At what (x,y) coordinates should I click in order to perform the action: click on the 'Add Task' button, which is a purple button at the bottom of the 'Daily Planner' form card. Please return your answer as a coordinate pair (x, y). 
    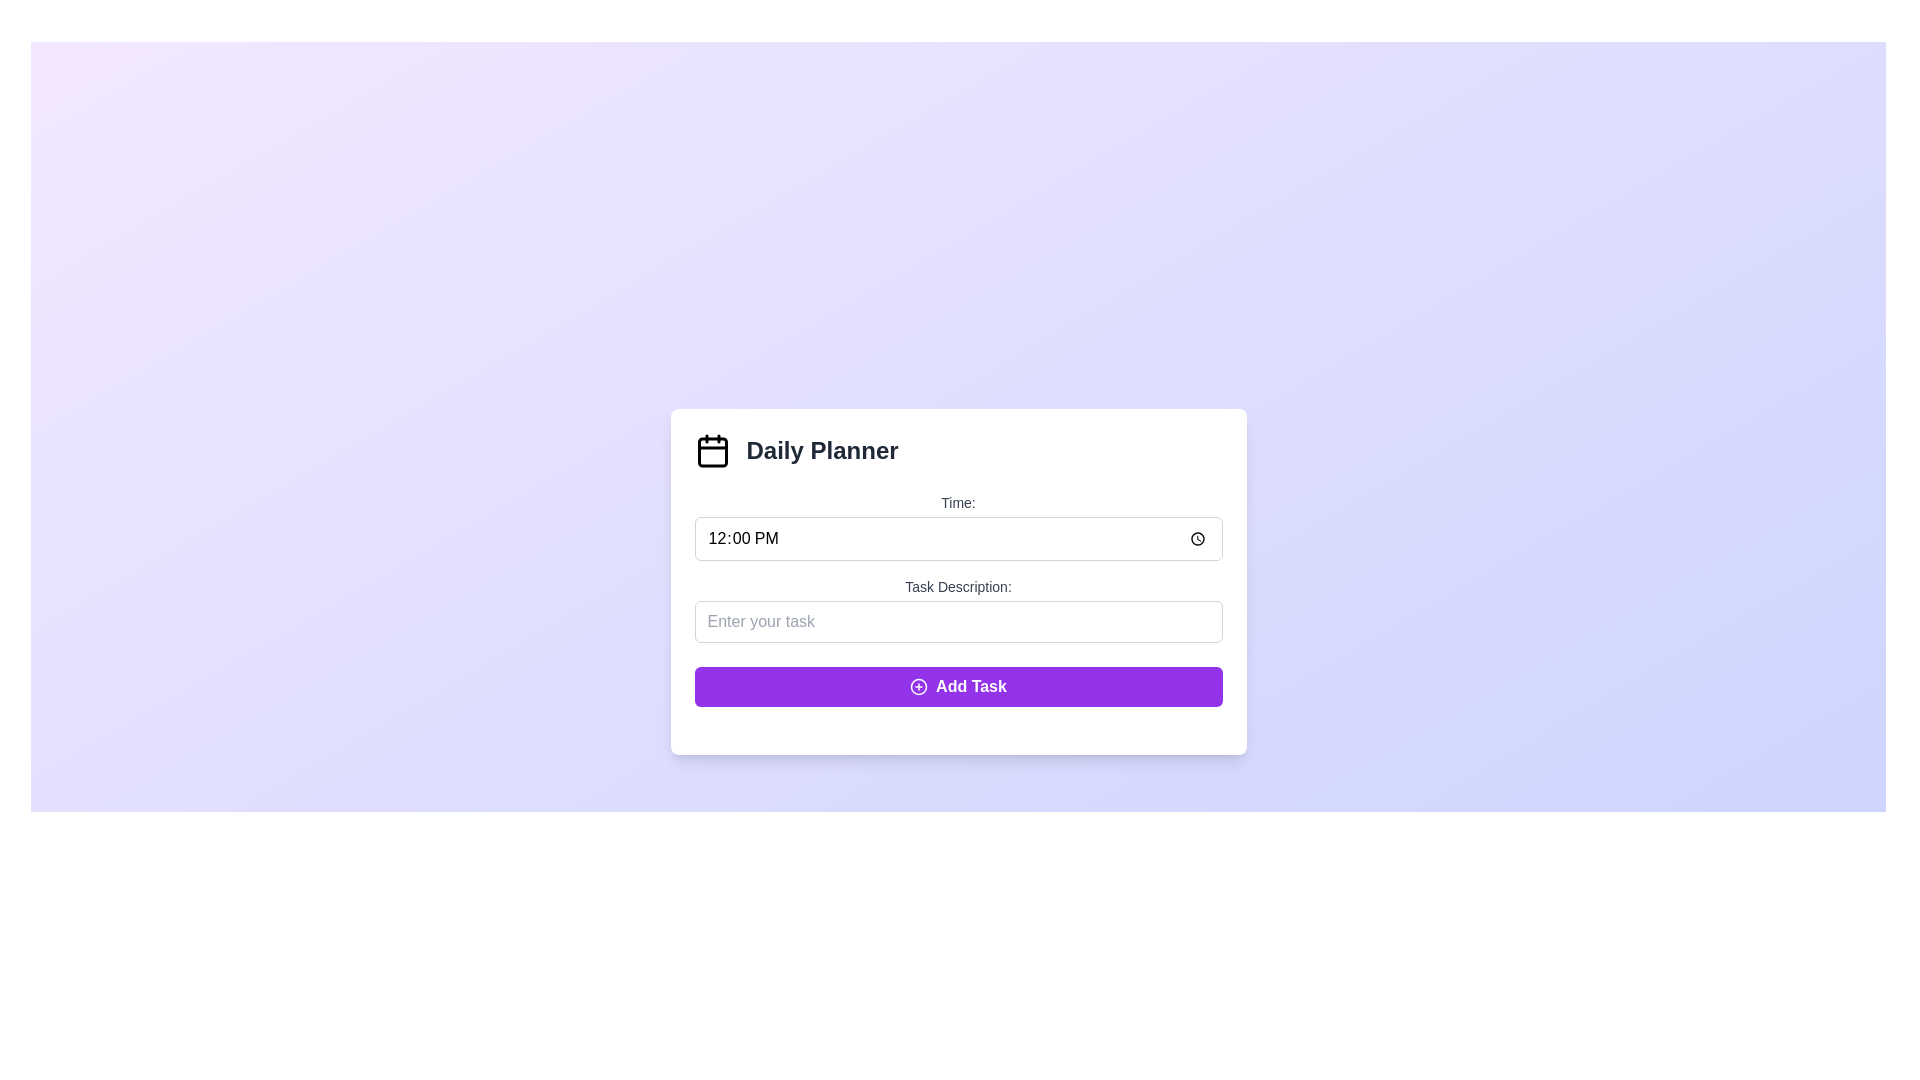
    Looking at the image, I should click on (971, 685).